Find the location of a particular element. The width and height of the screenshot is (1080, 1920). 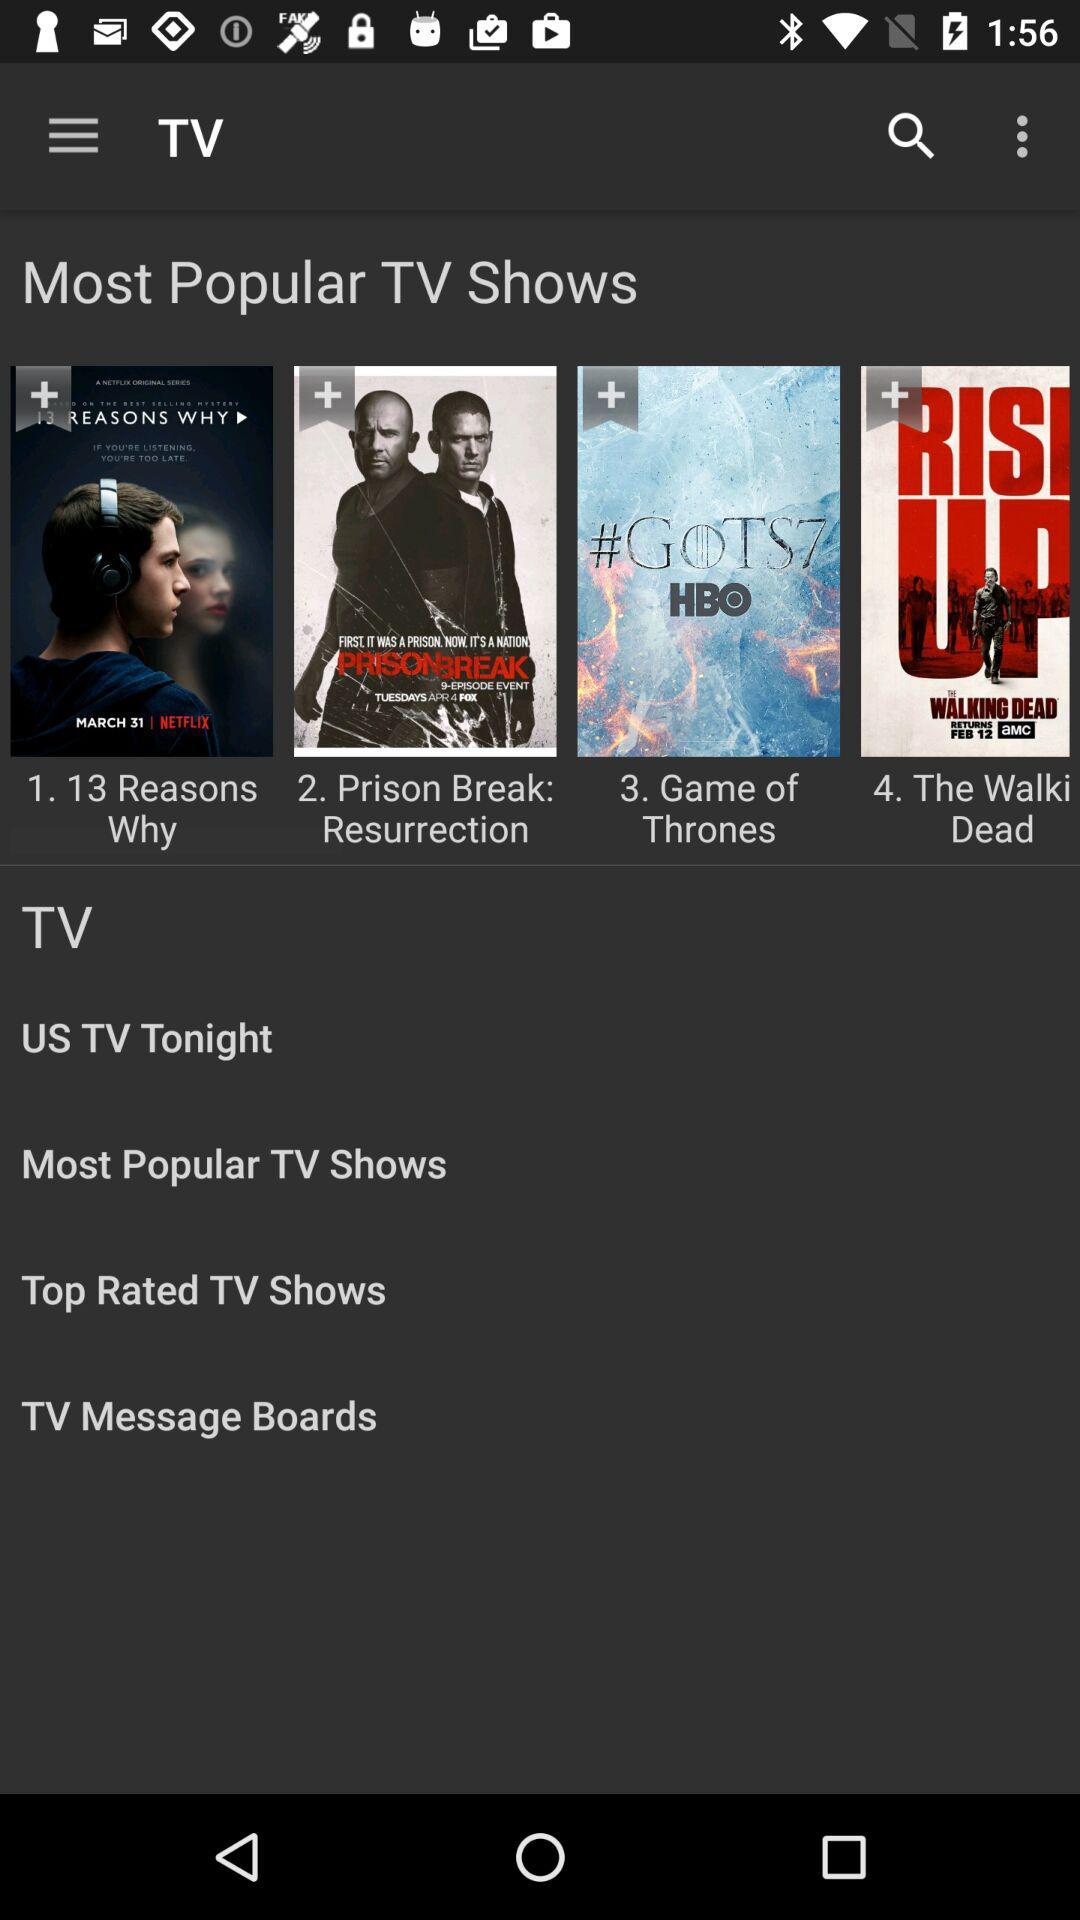

the bookmark icon is located at coordinates (61, 417).